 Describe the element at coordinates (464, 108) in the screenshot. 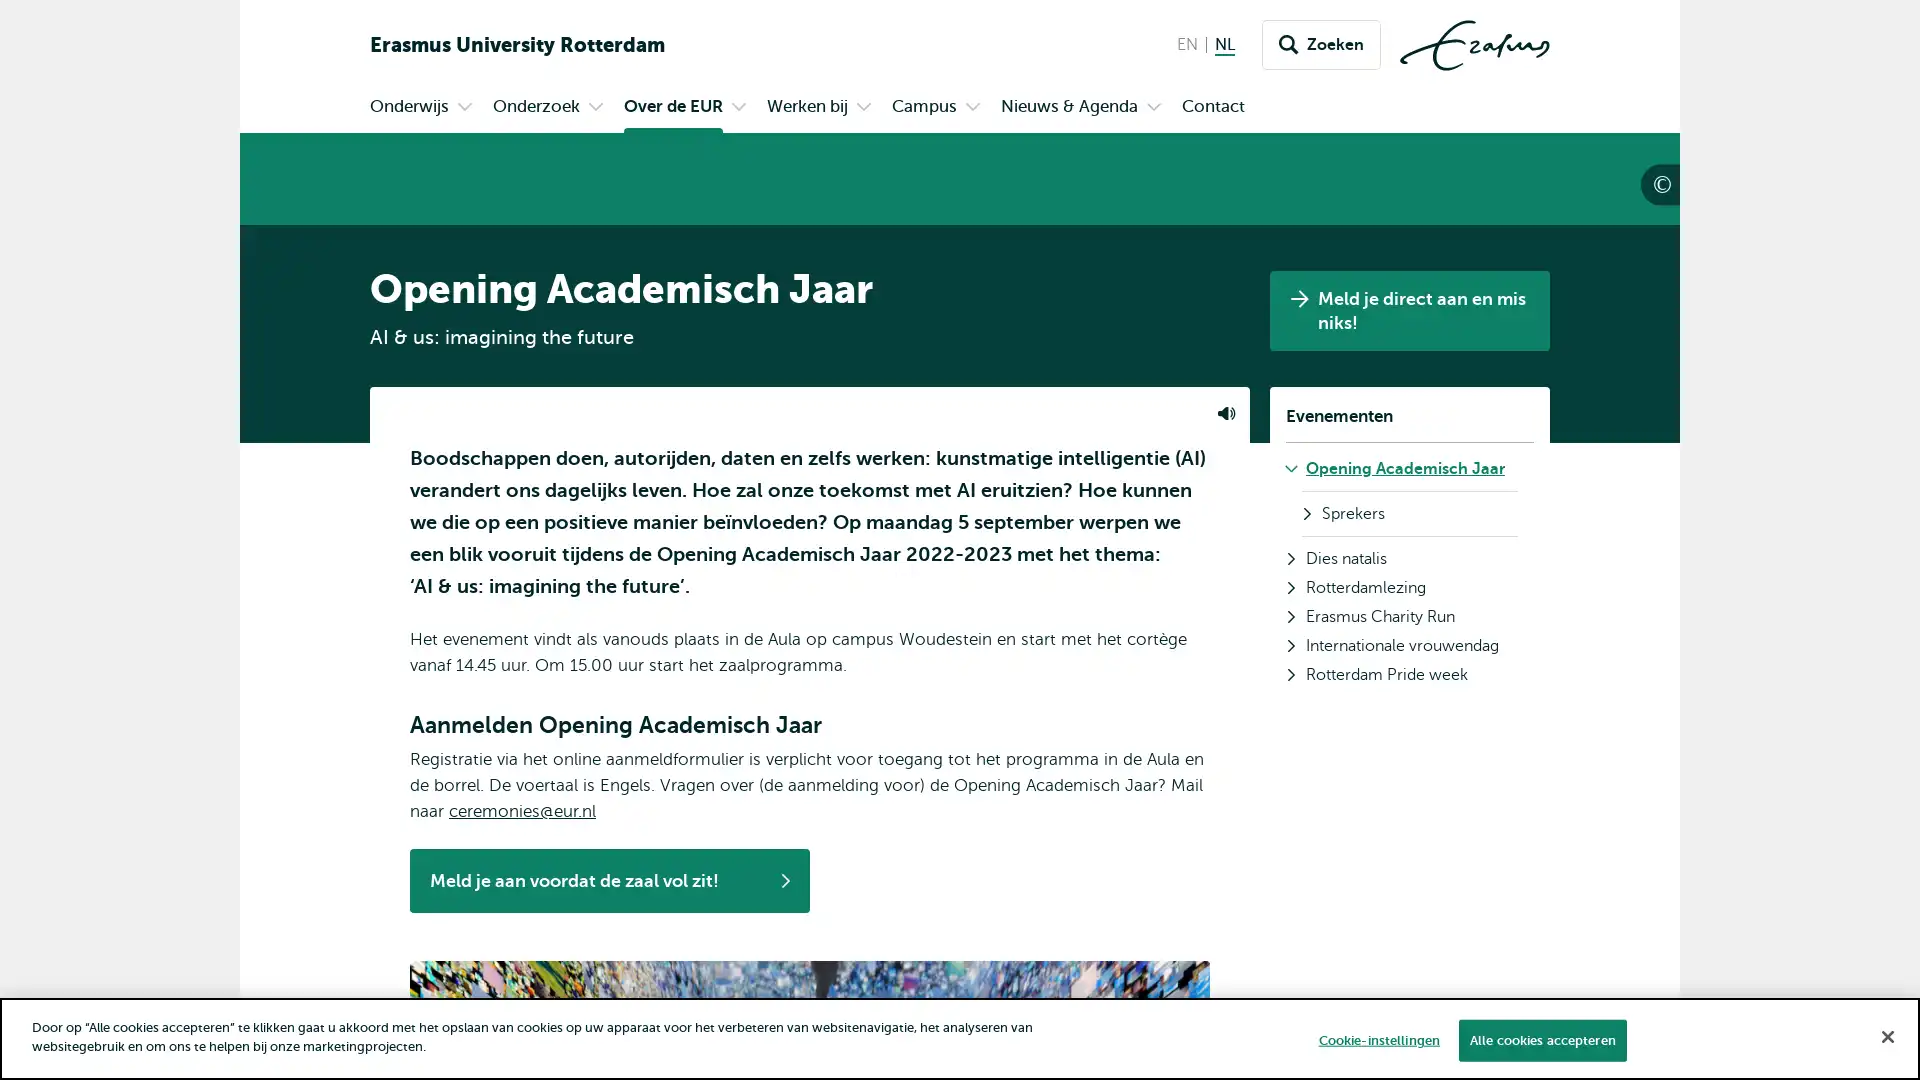

I see `Open submenu` at that location.